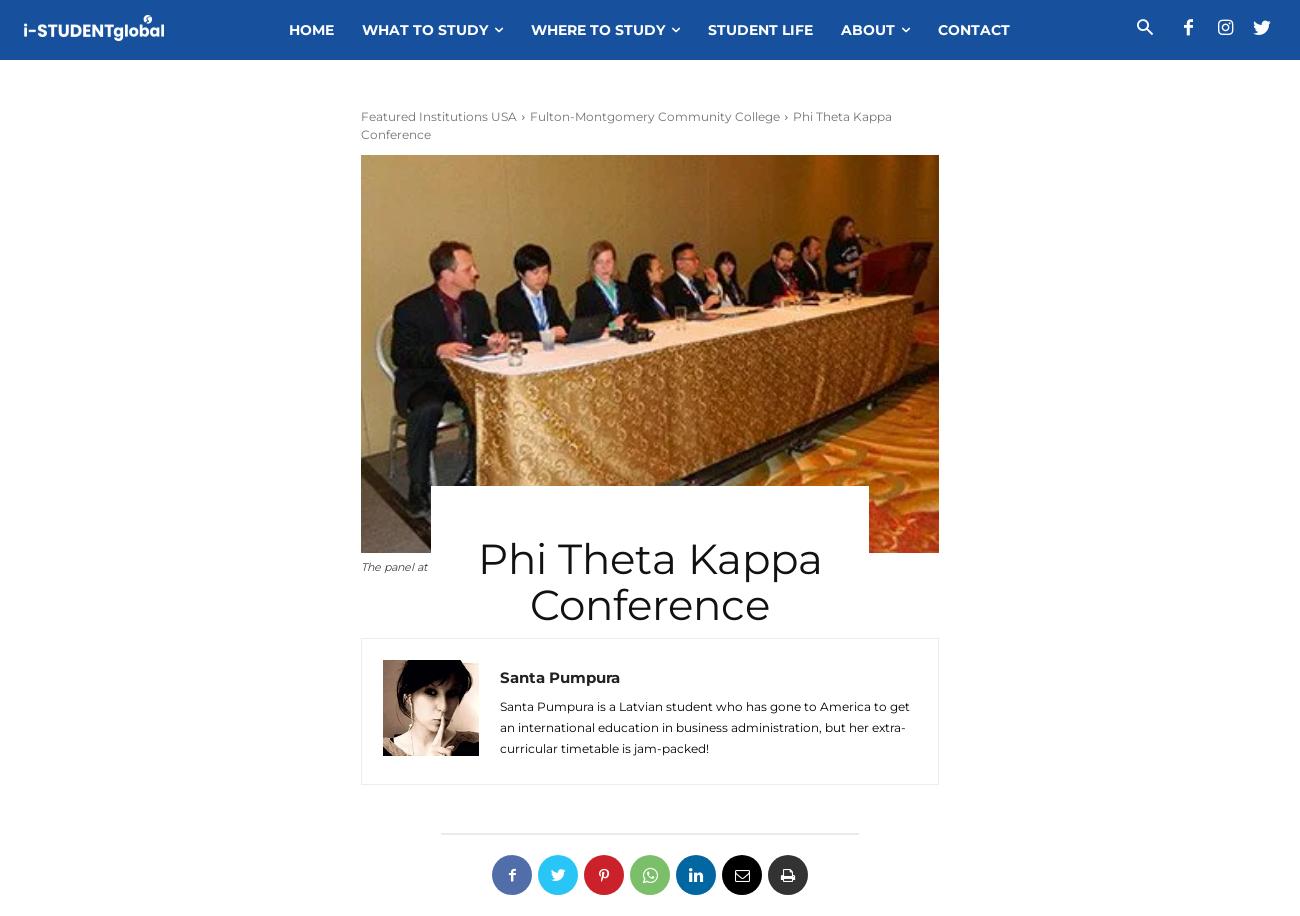 The width and height of the screenshot is (1300, 916). What do you see at coordinates (598, 30) in the screenshot?
I see `'WHERE TO STUDY'` at bounding box center [598, 30].